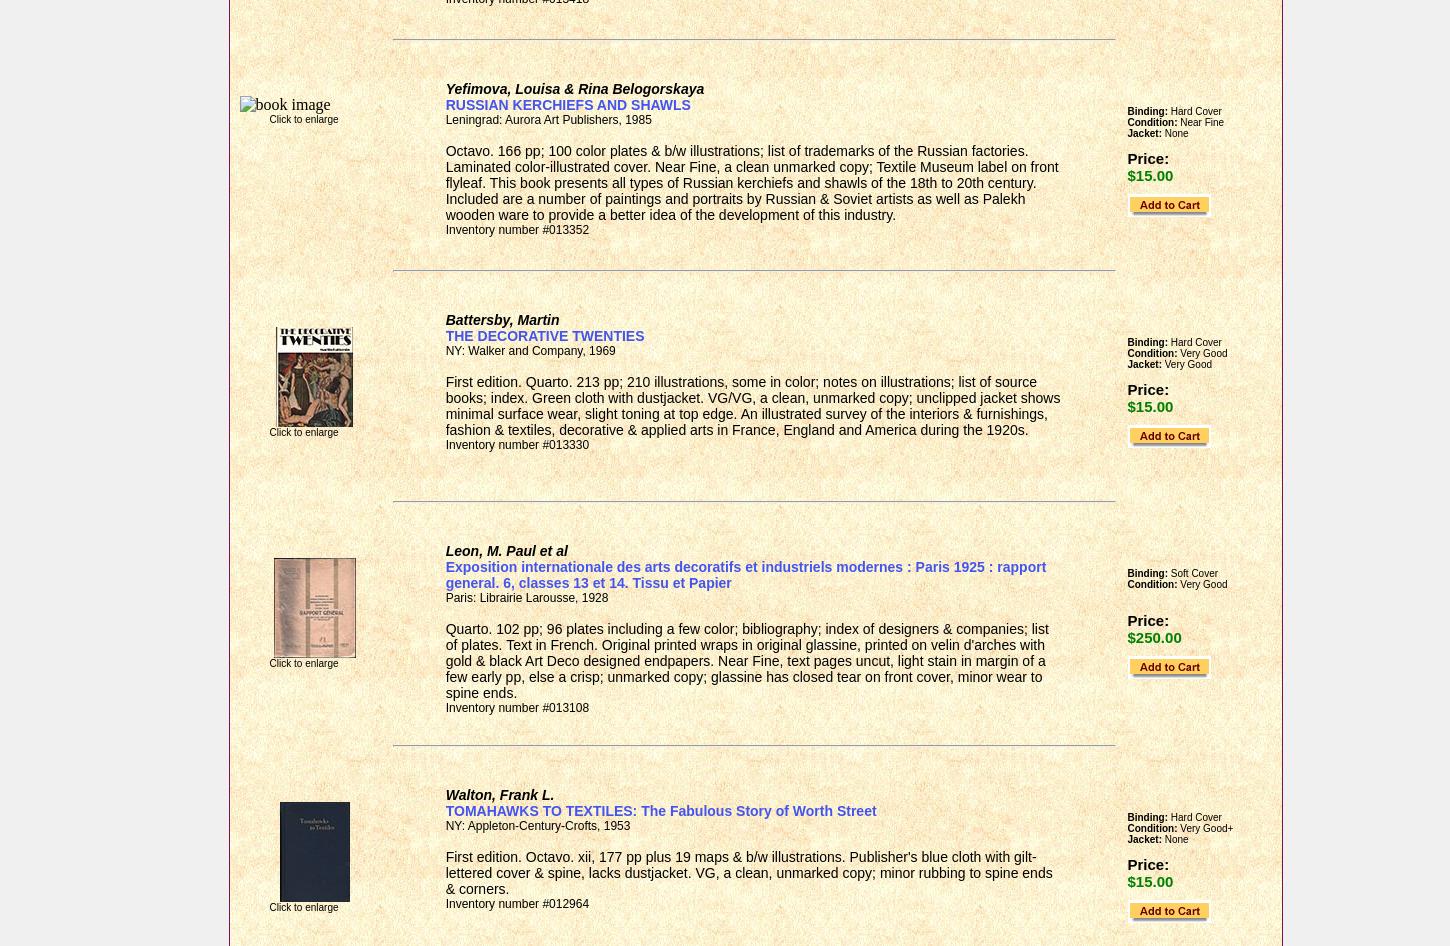 Image resolution: width=1450 pixels, height=946 pixels. Describe the element at coordinates (1203, 828) in the screenshot. I see `'Very Good+'` at that location.